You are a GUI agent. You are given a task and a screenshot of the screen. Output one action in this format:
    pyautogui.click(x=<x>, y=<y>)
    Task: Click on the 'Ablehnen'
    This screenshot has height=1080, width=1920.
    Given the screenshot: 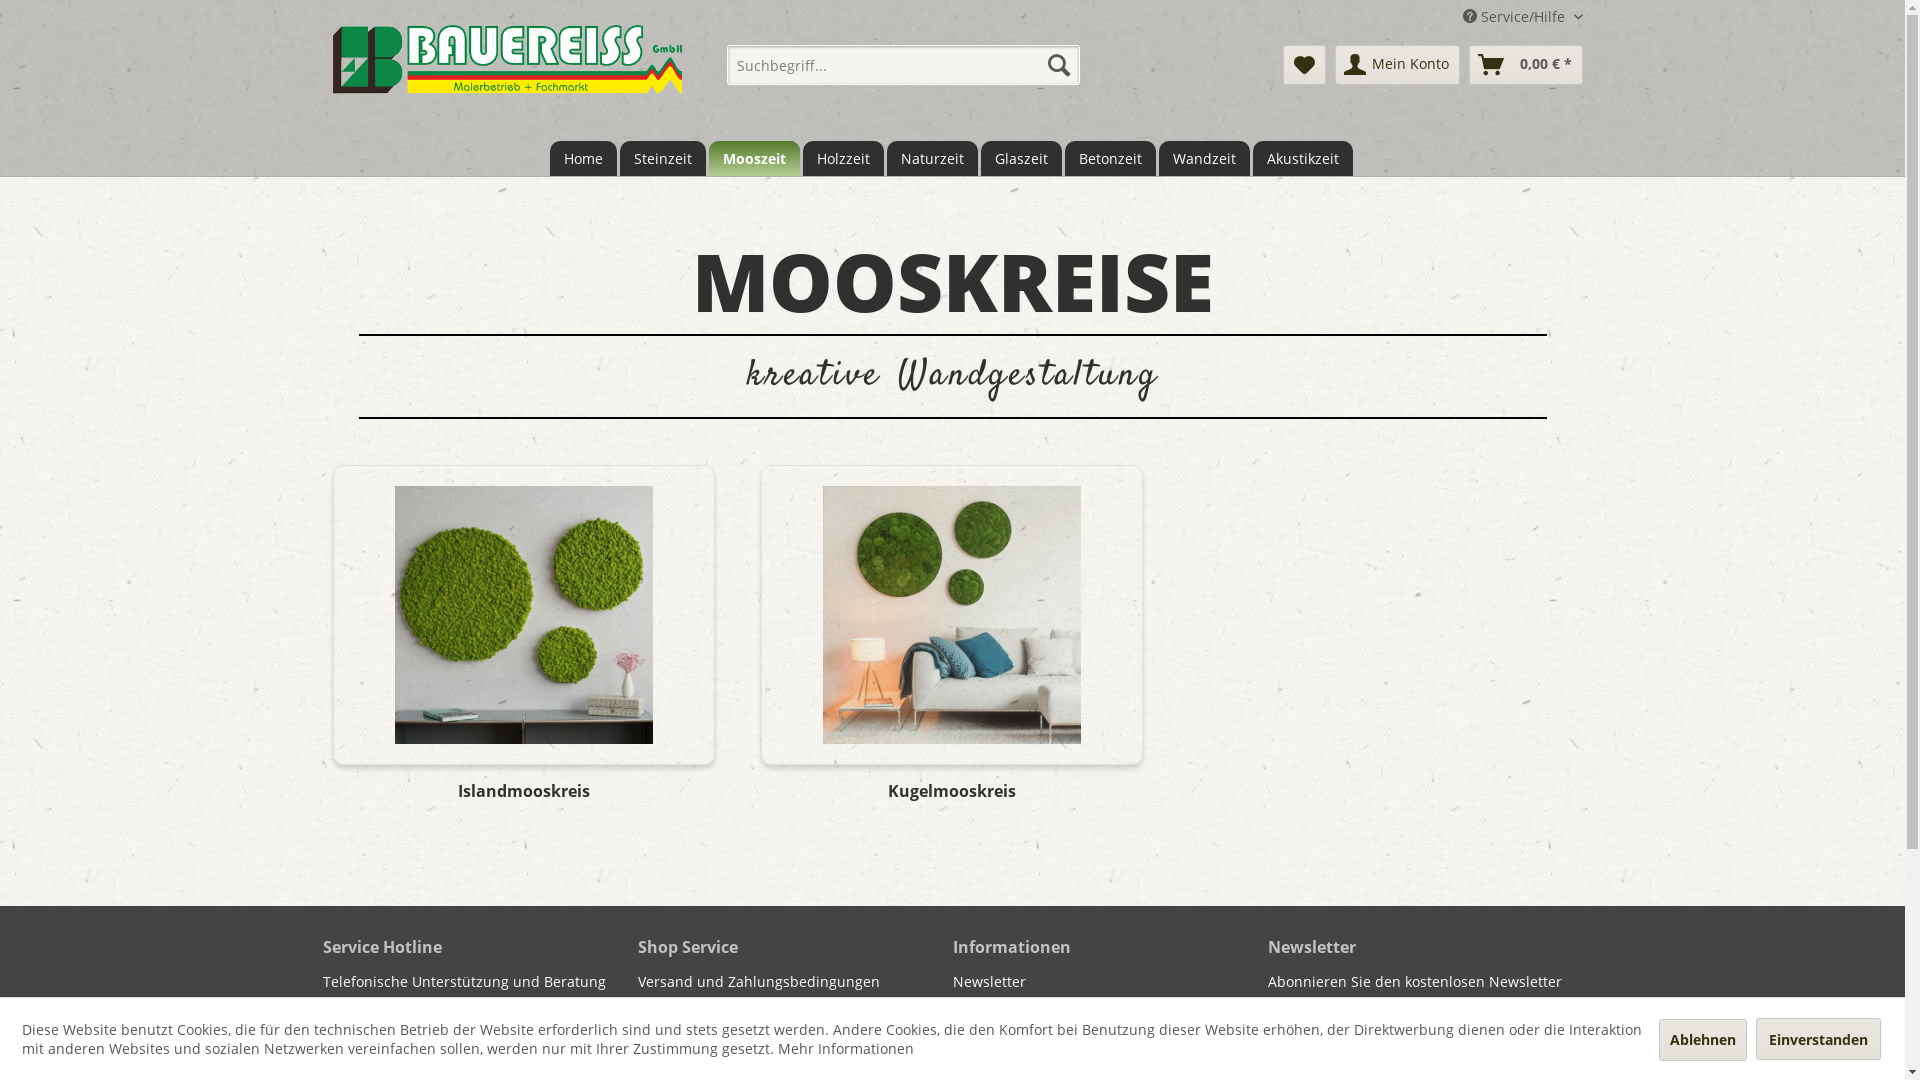 What is the action you would take?
    pyautogui.click(x=1702, y=1039)
    